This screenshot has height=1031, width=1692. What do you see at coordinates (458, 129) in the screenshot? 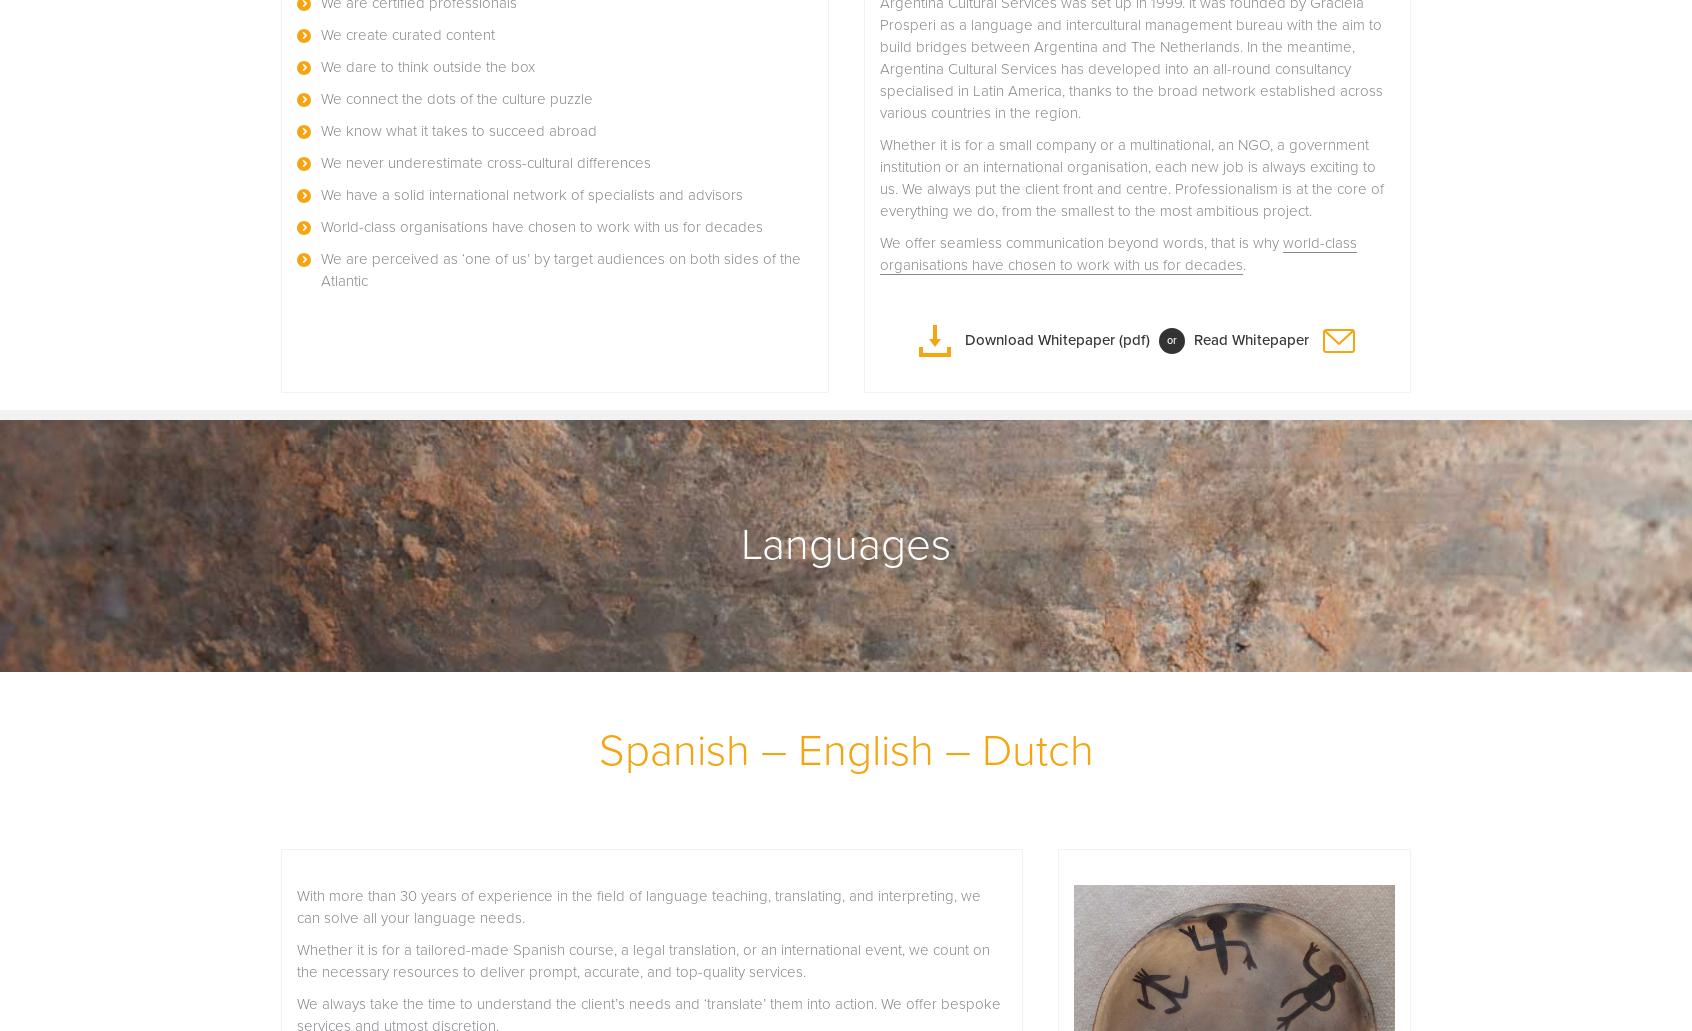
I see `'We know what it takes to succeed abroad'` at bounding box center [458, 129].